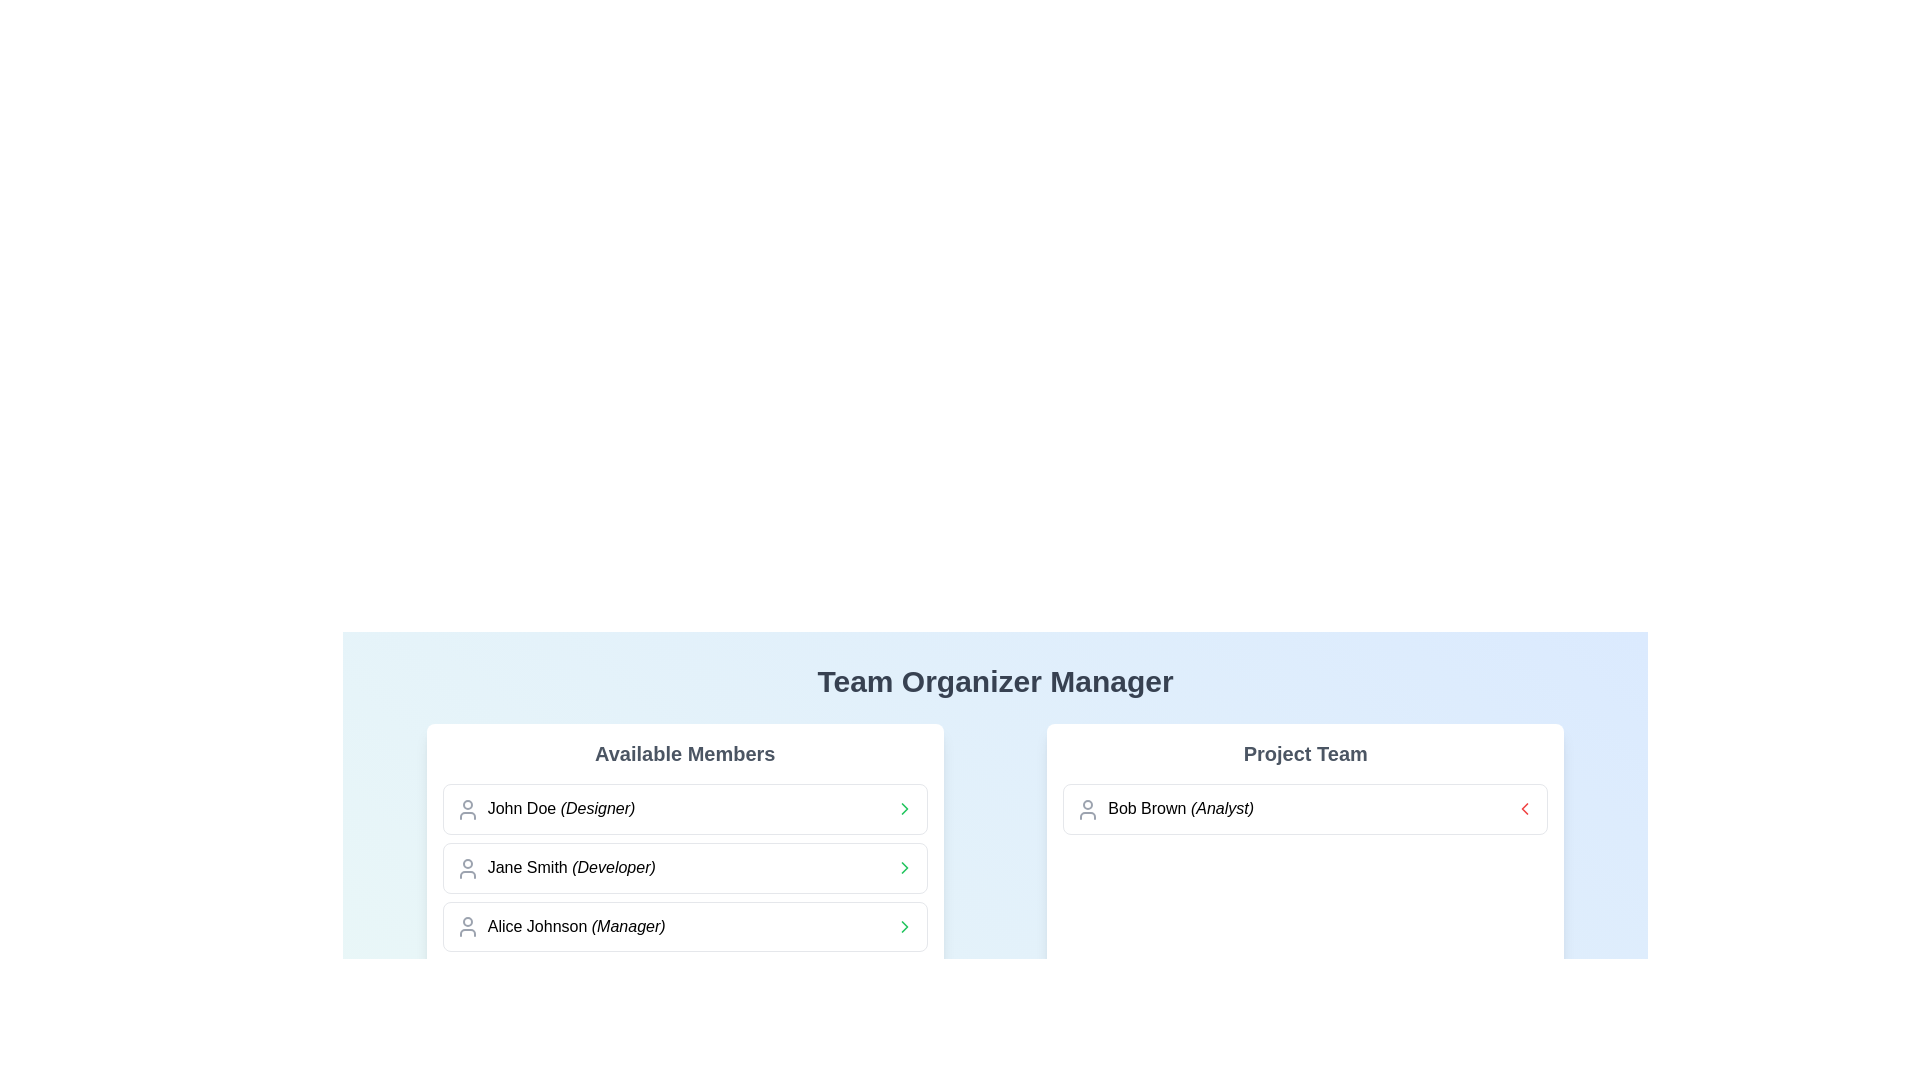 This screenshot has height=1080, width=1920. I want to click on the text label that provides additional context about the role or profession of the individual, specifically the label 'Designer' which follows the name 'John Doe', so click(597, 806).